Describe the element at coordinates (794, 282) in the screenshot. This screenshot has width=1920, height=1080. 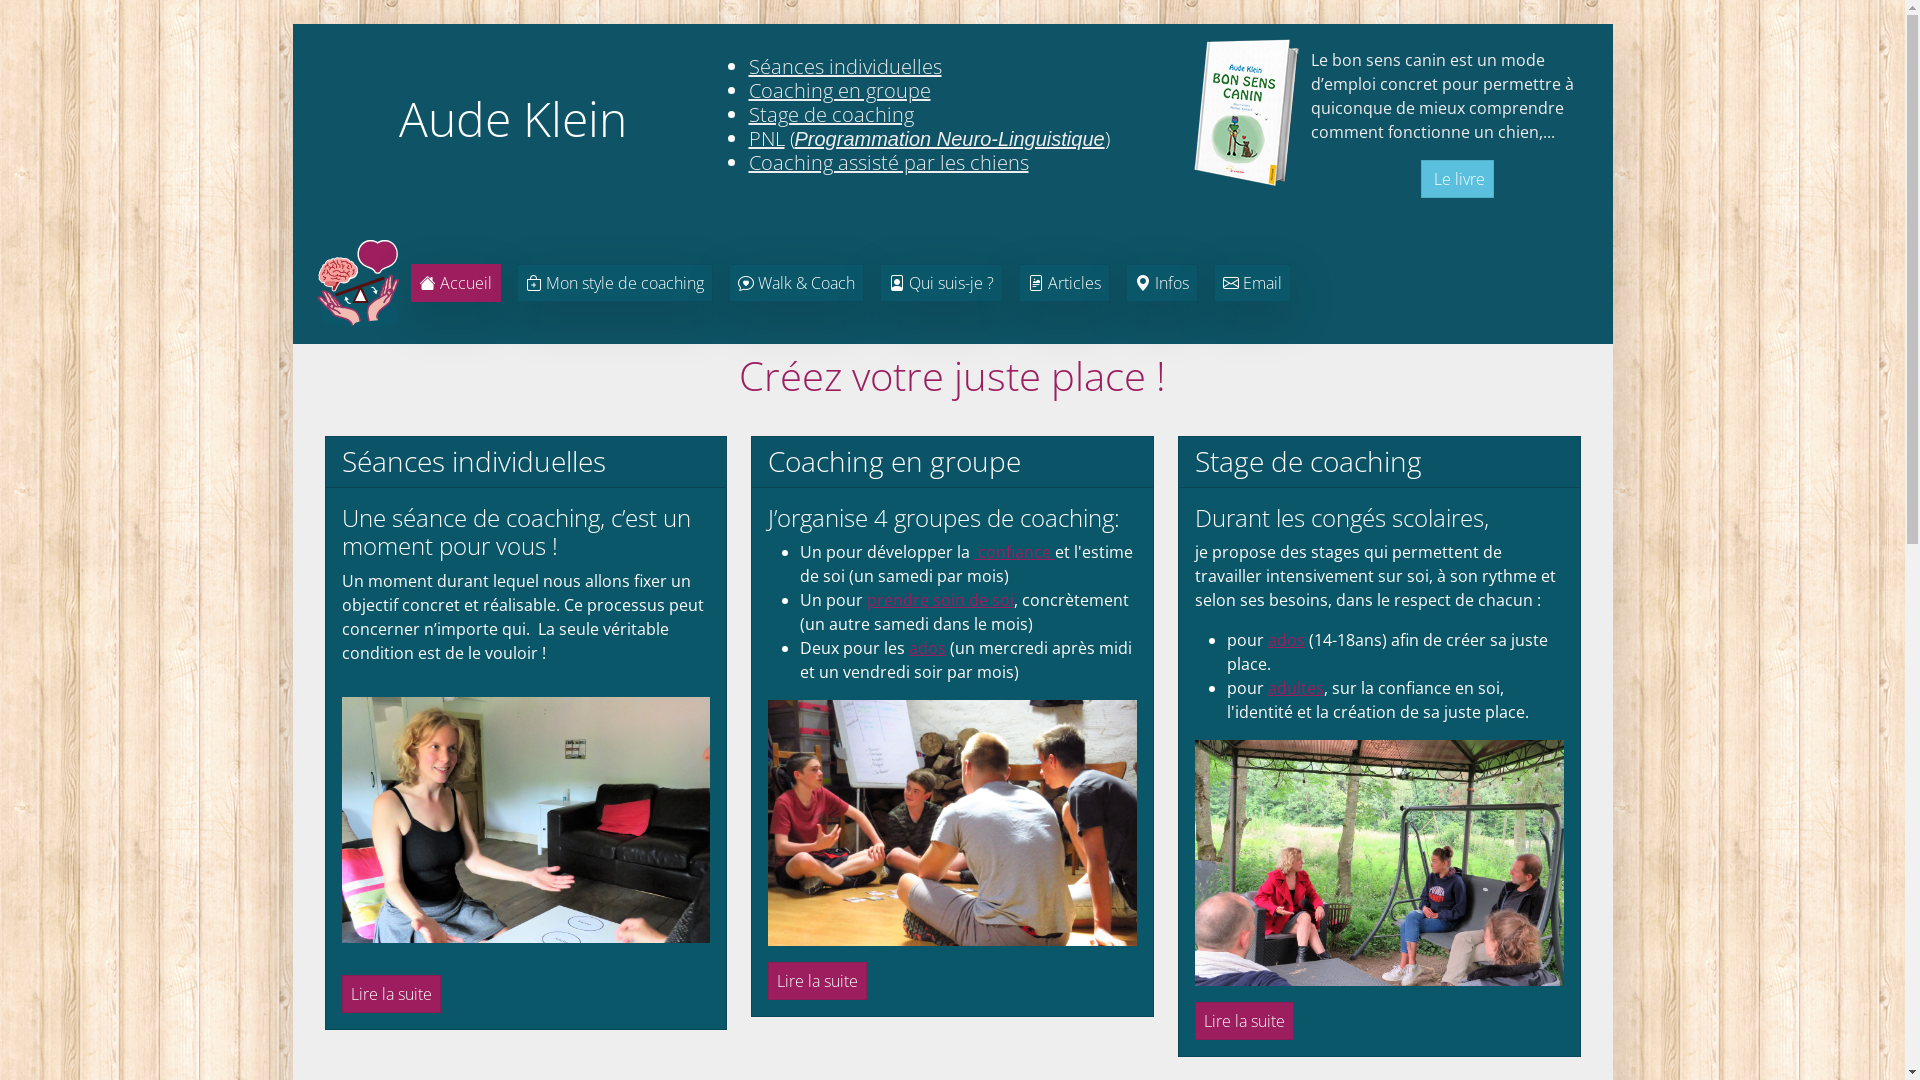
I see `'Walk & Coach'` at that location.